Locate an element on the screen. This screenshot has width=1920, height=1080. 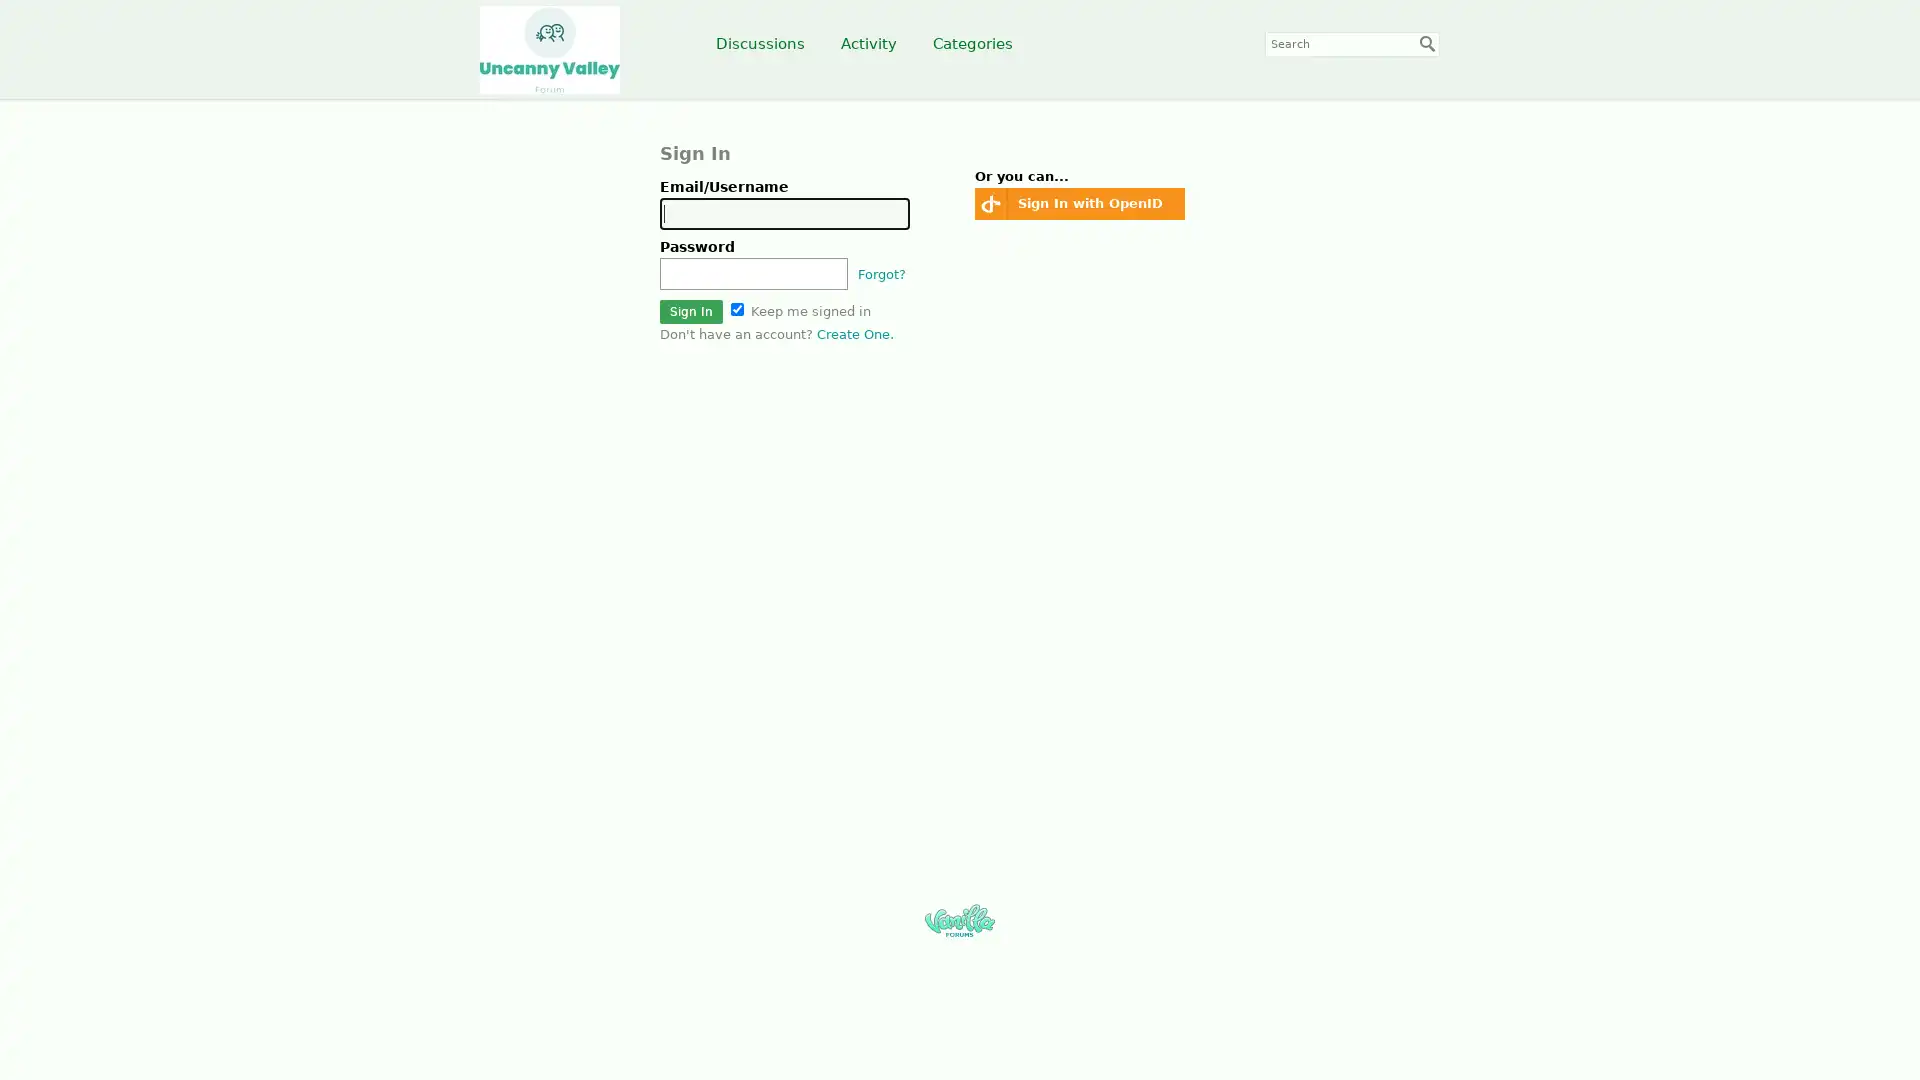
Sign In is located at coordinates (691, 312).